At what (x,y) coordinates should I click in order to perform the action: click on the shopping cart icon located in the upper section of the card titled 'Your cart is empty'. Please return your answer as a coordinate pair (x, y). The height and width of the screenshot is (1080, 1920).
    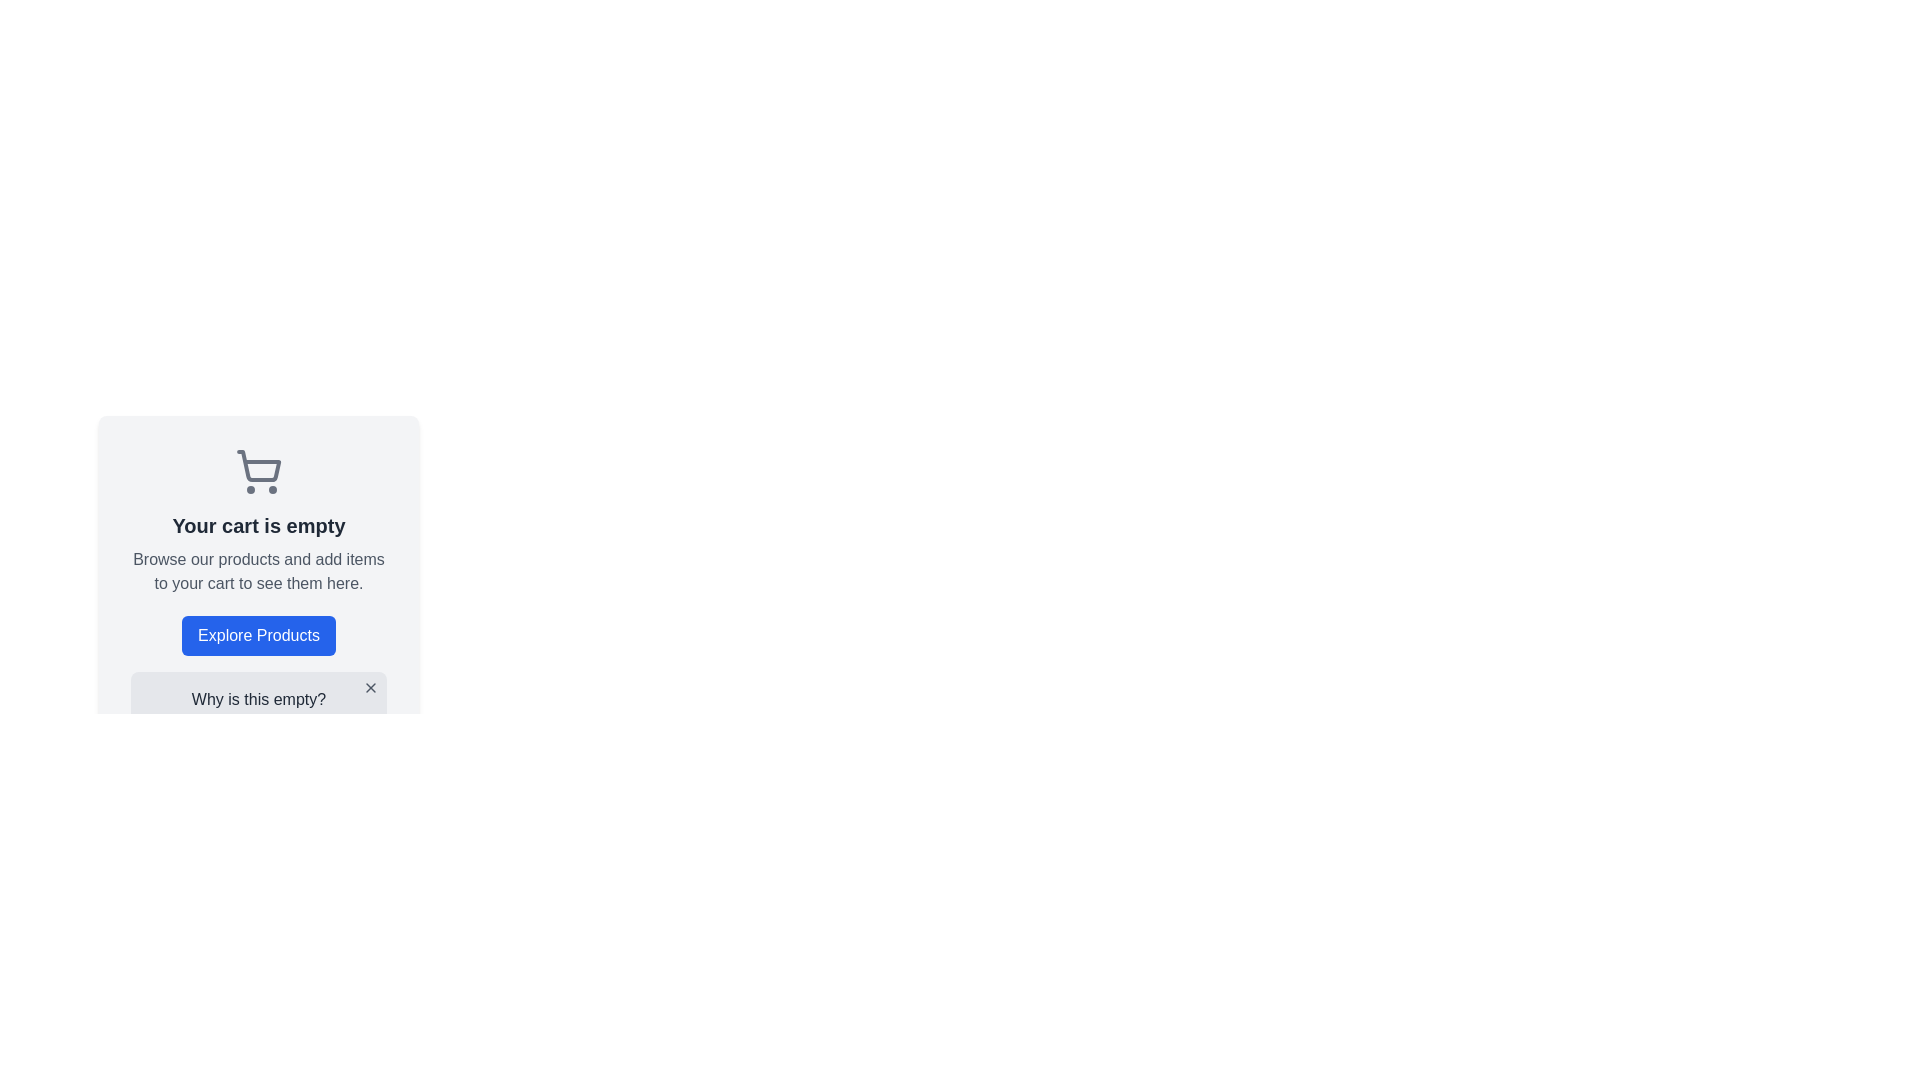
    Looking at the image, I should click on (258, 466).